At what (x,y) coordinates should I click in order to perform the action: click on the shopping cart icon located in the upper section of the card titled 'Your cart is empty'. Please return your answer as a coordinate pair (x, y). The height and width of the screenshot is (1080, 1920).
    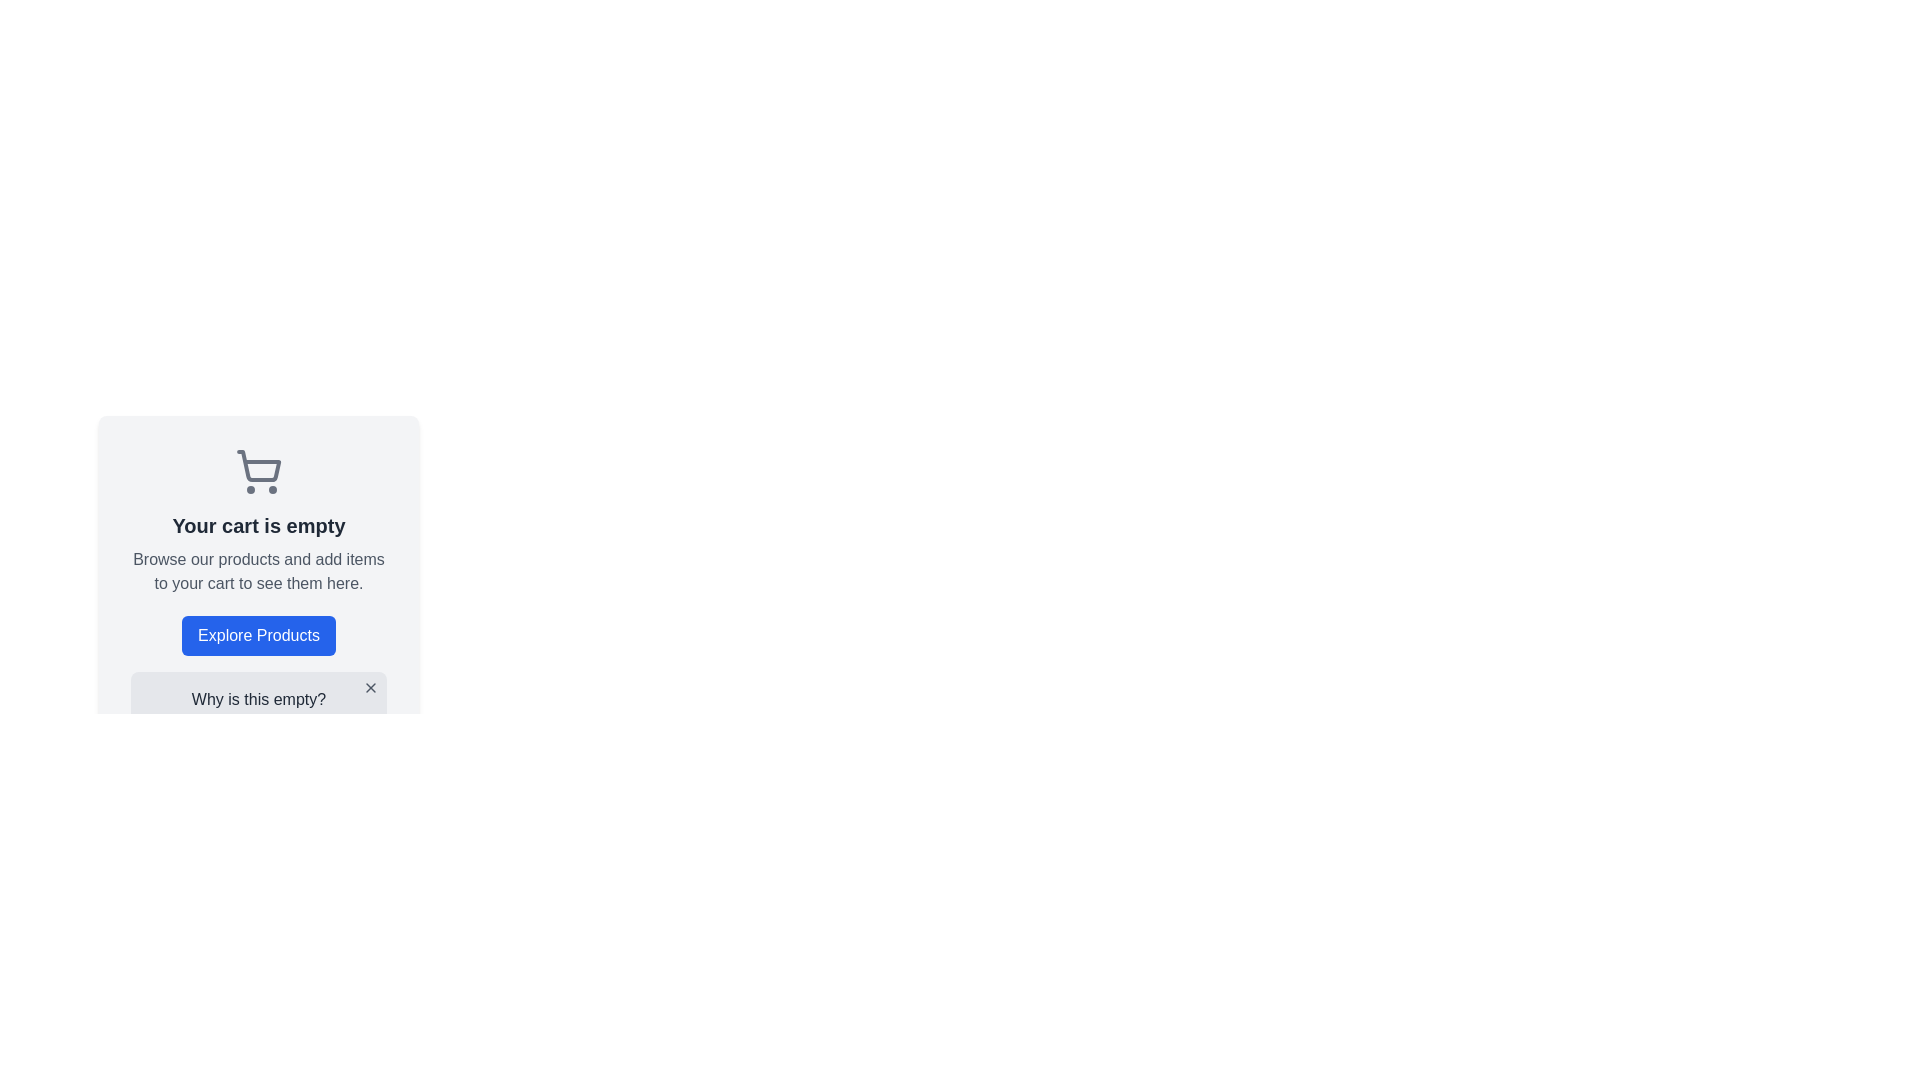
    Looking at the image, I should click on (258, 466).